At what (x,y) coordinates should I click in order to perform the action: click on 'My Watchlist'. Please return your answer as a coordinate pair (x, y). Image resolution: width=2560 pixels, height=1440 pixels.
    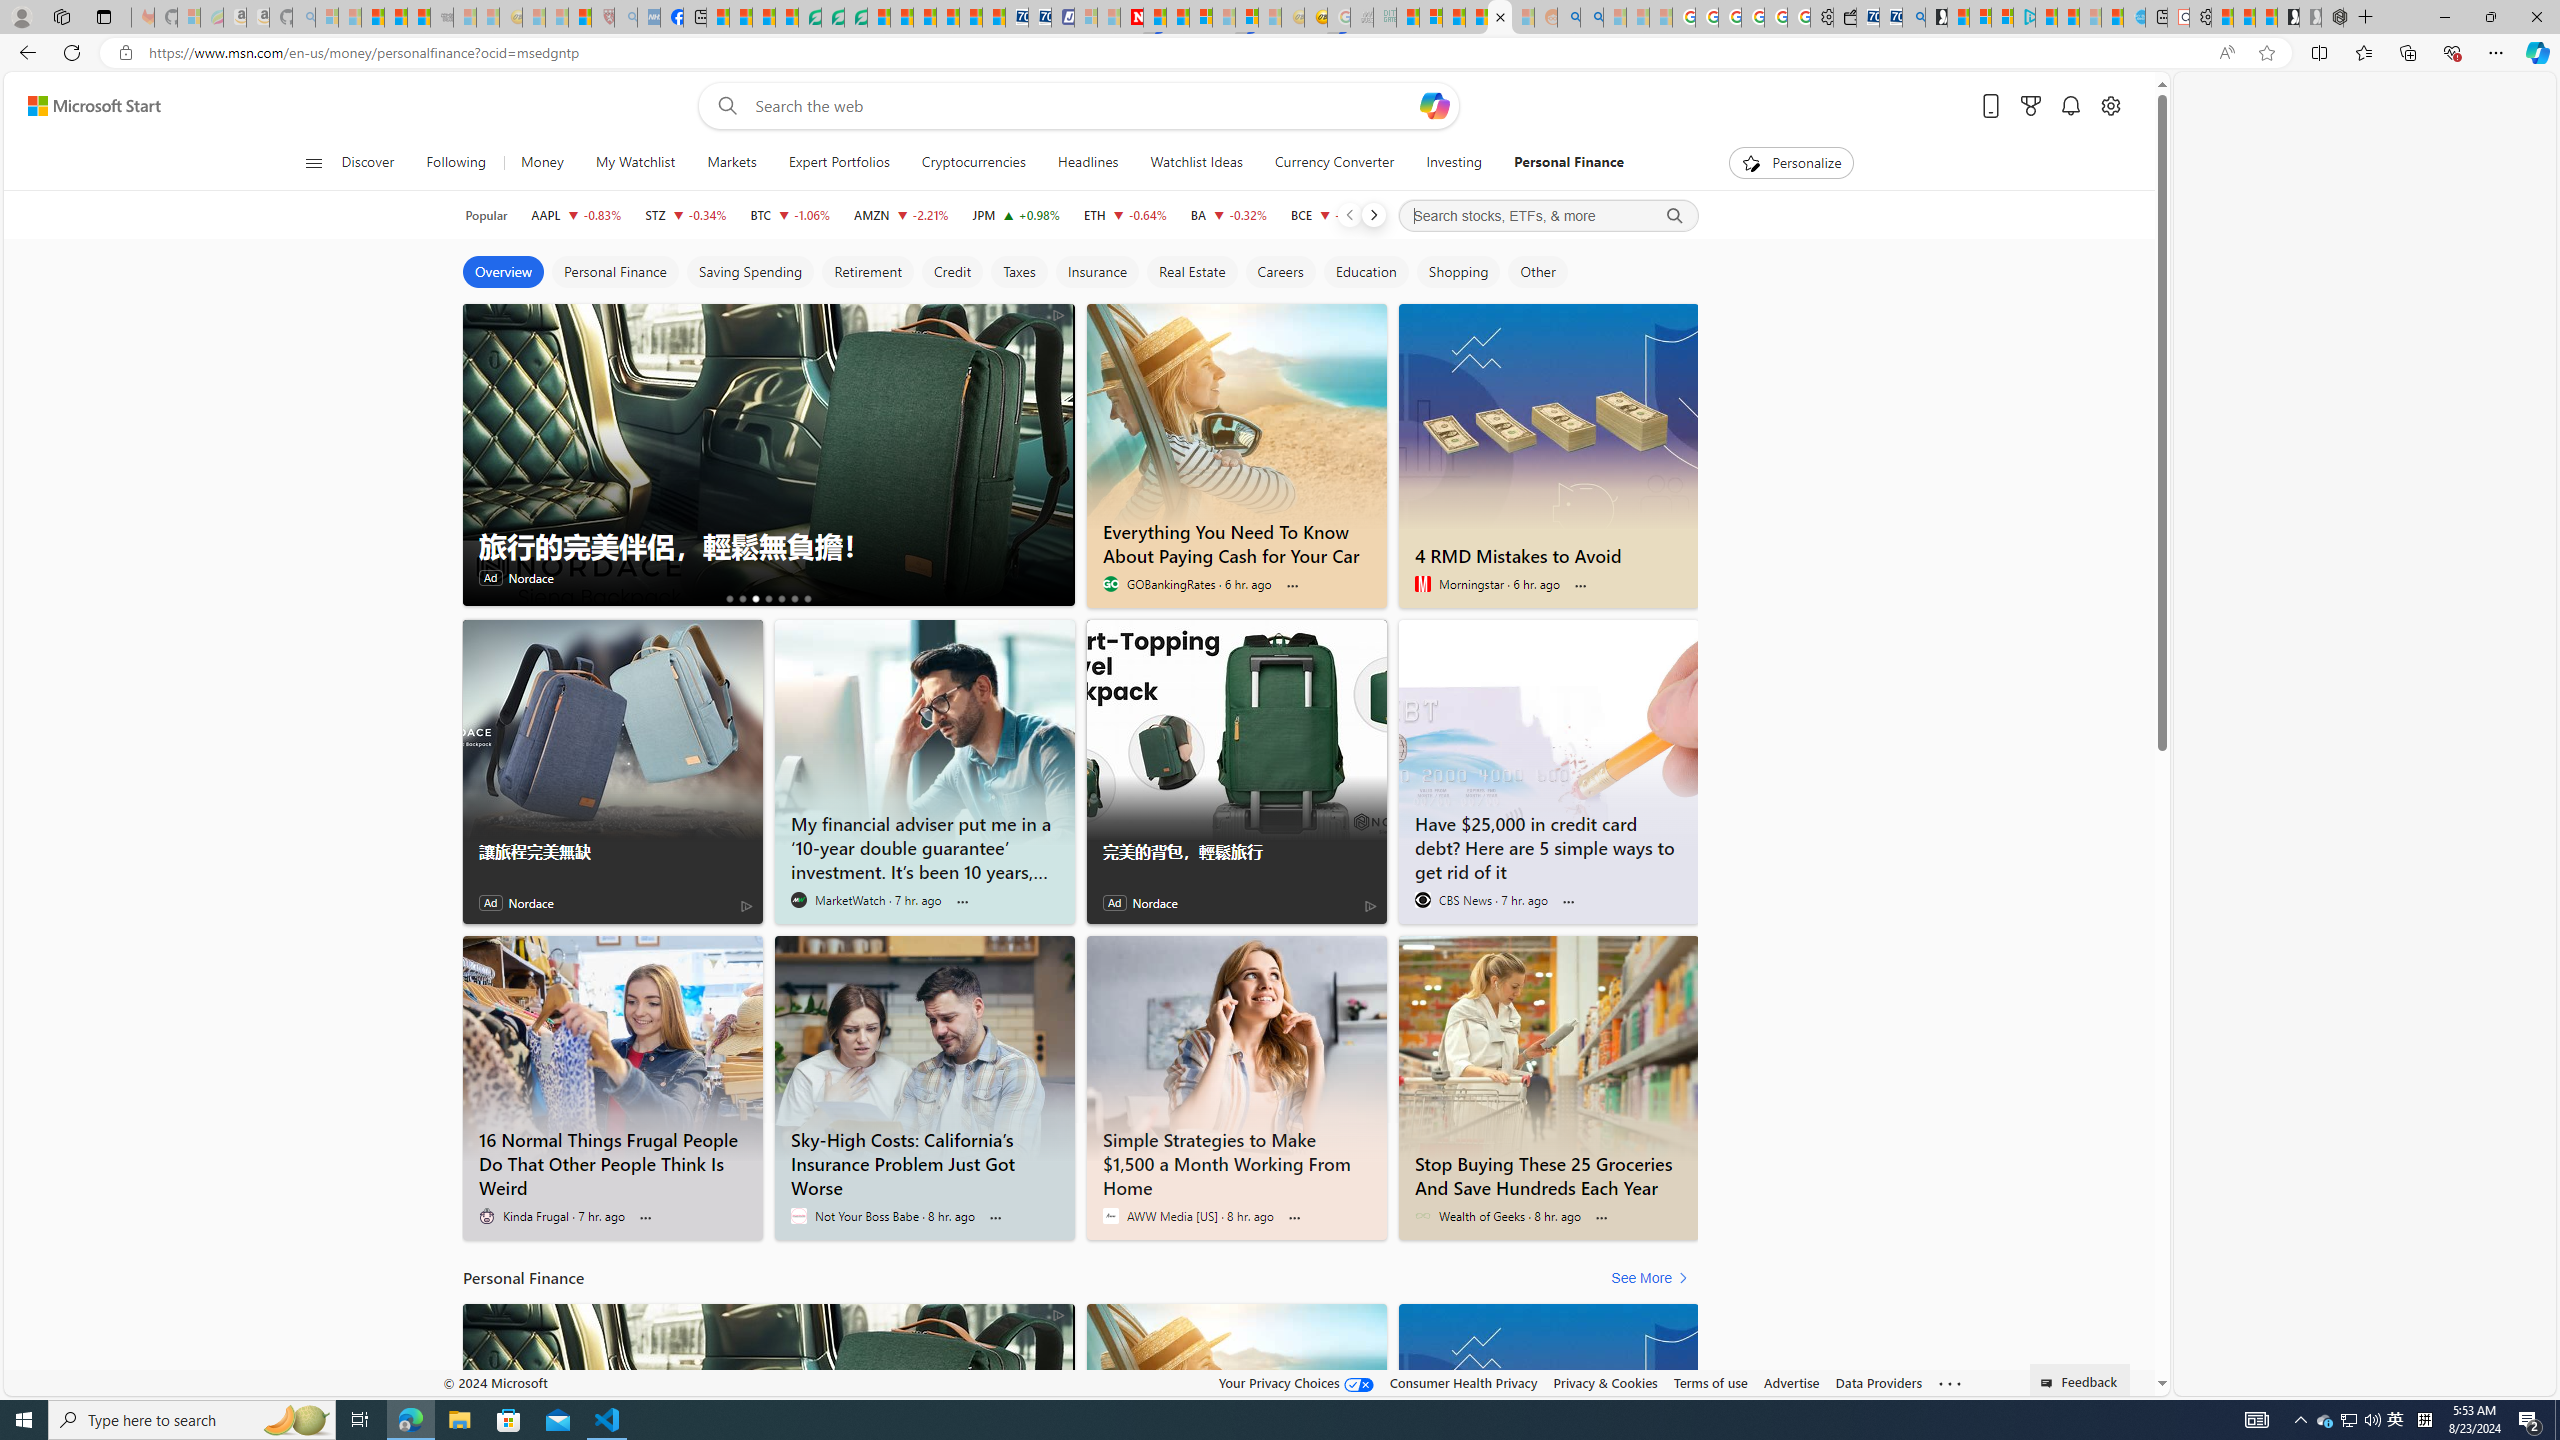
    Looking at the image, I should click on (633, 162).